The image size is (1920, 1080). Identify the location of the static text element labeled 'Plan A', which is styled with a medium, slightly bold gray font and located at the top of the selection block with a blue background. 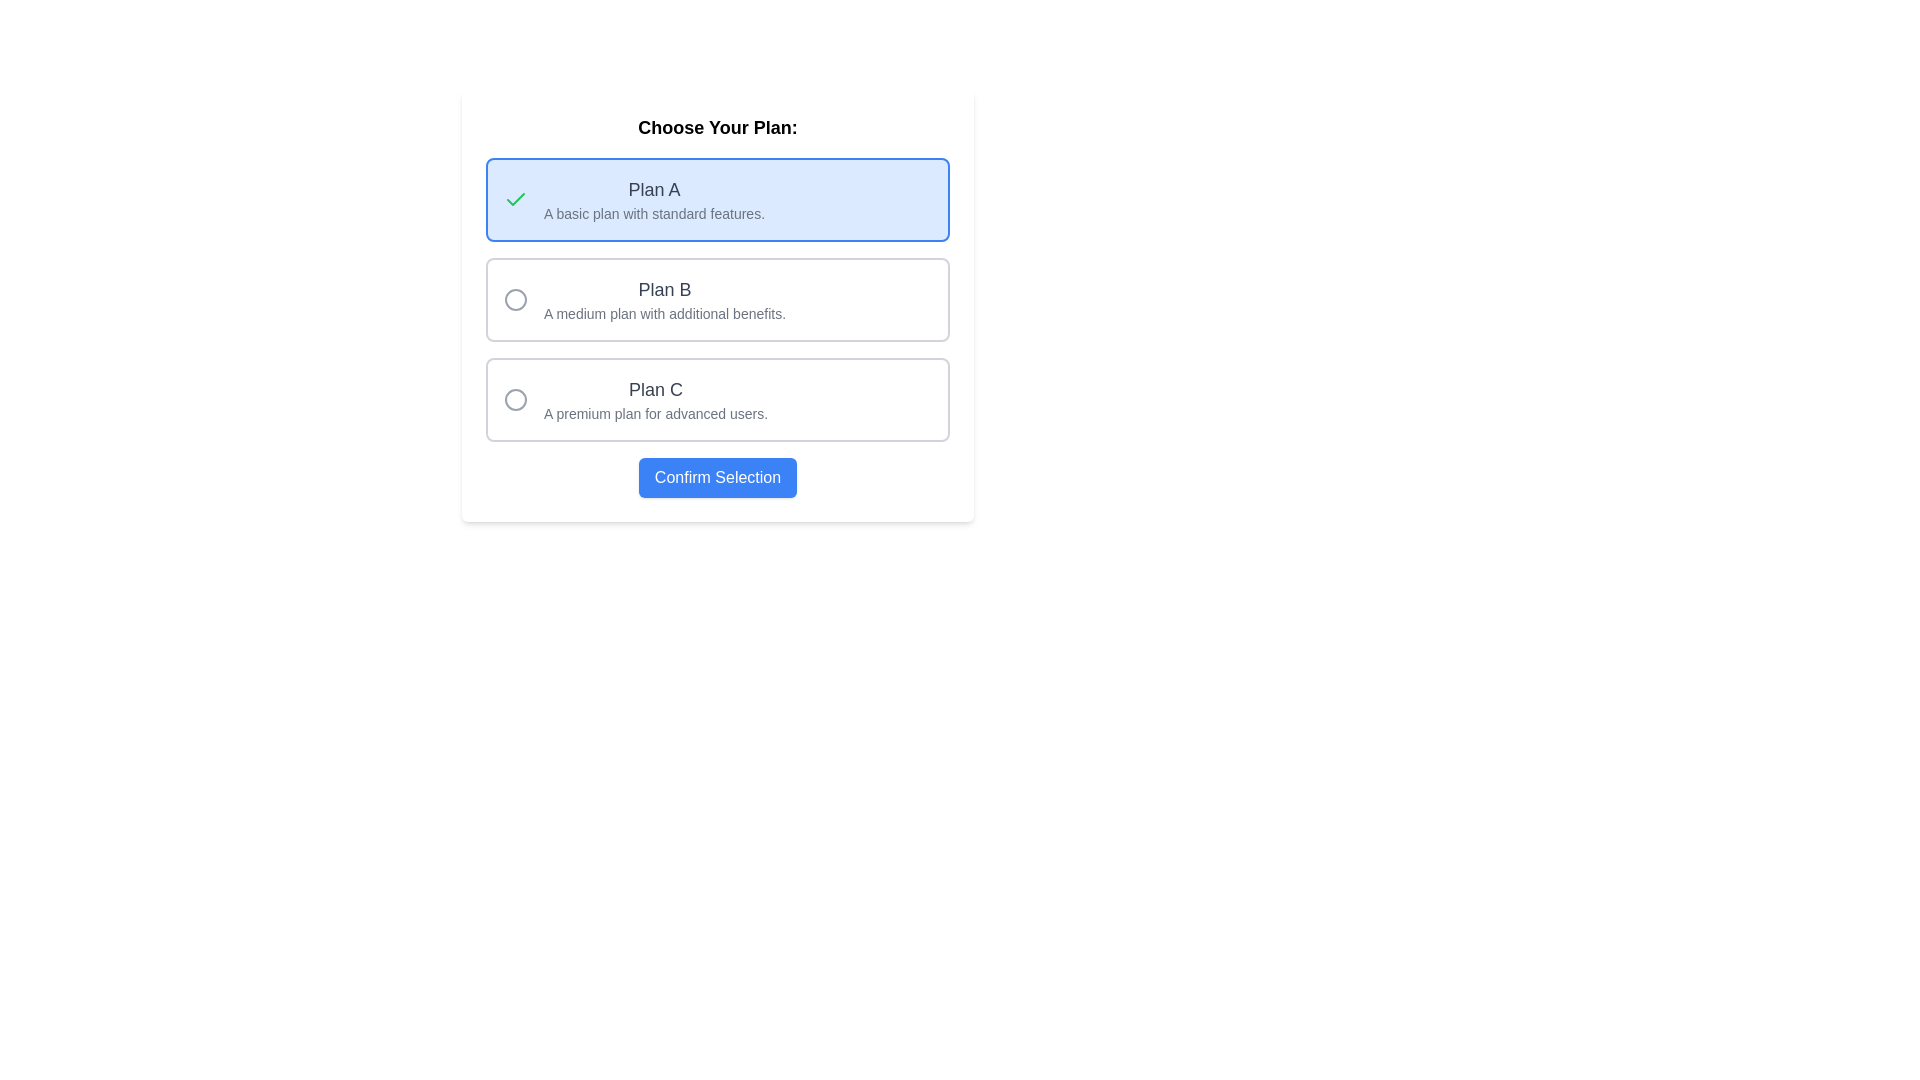
(654, 189).